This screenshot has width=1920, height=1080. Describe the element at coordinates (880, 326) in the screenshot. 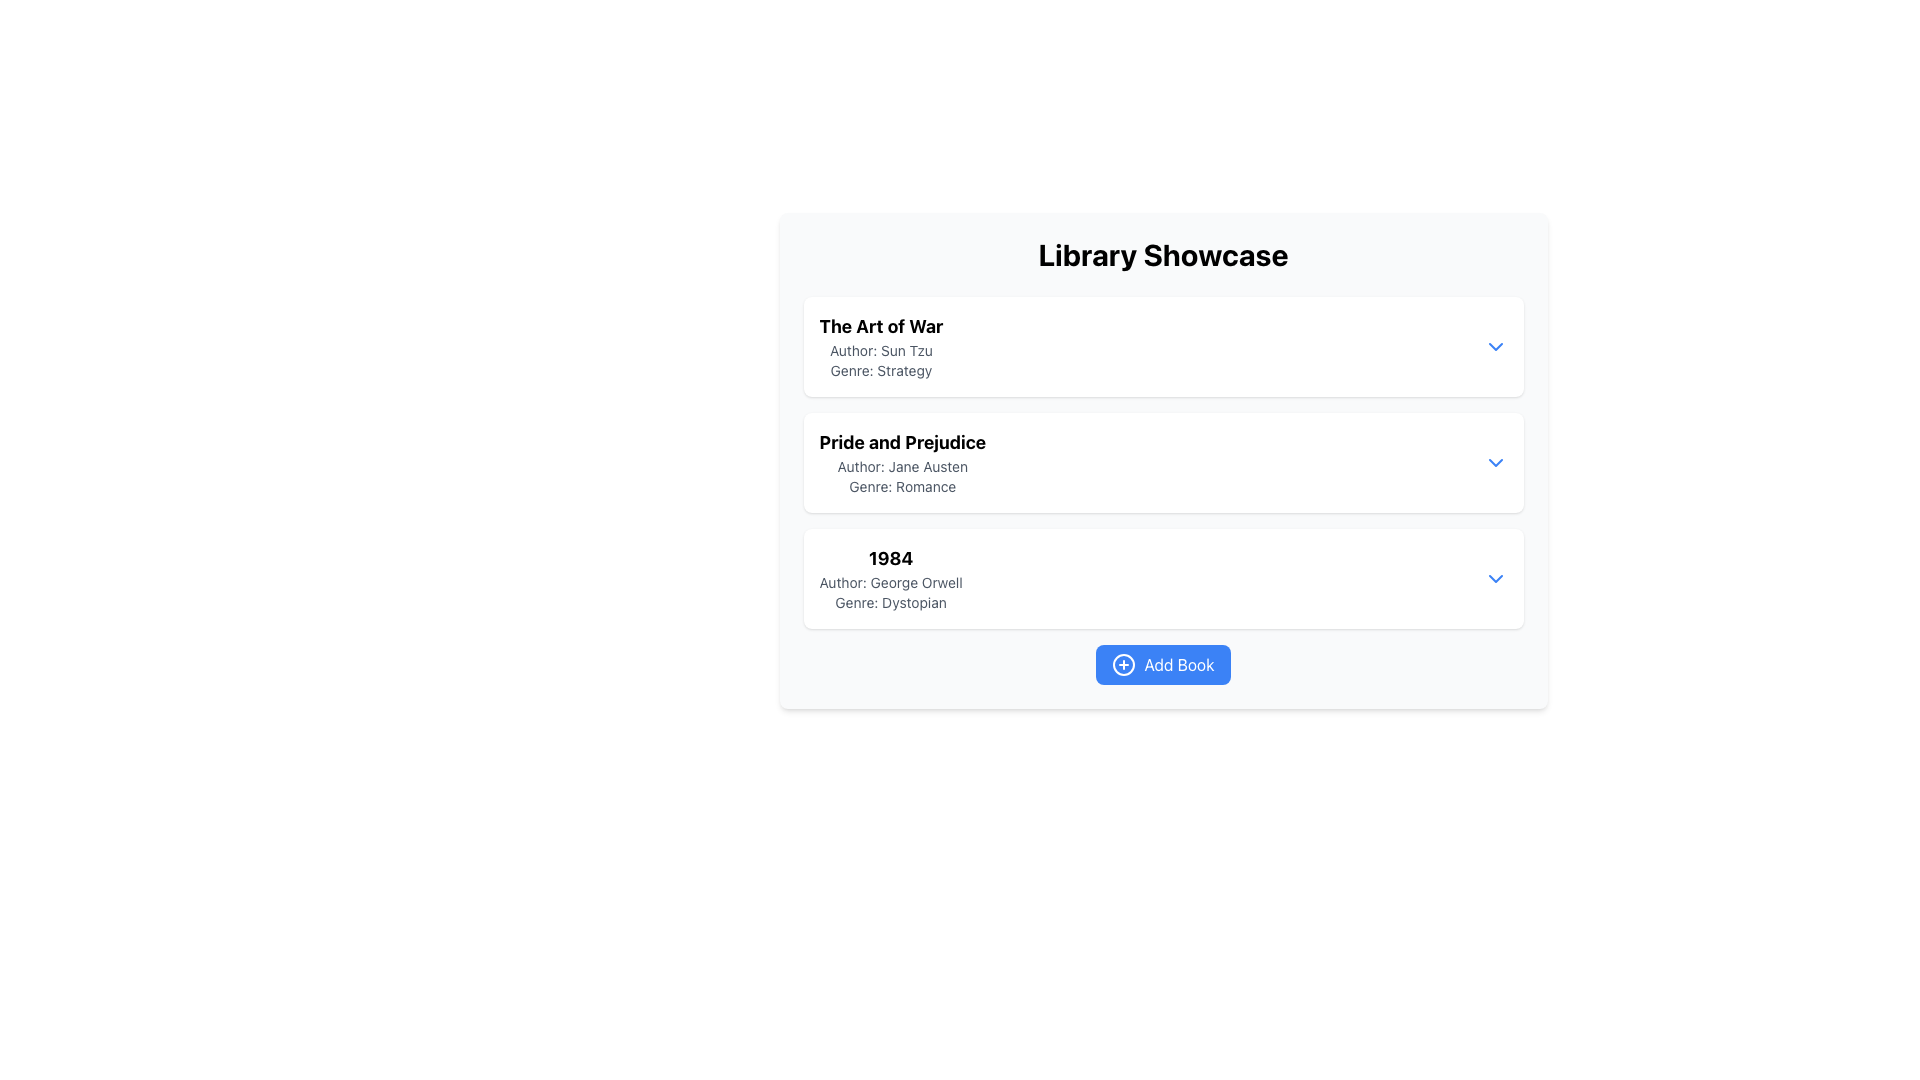

I see `the title text element 'The Art of War', which is a bold, large-sized header for the book details, positioned above the author and genre information` at that location.